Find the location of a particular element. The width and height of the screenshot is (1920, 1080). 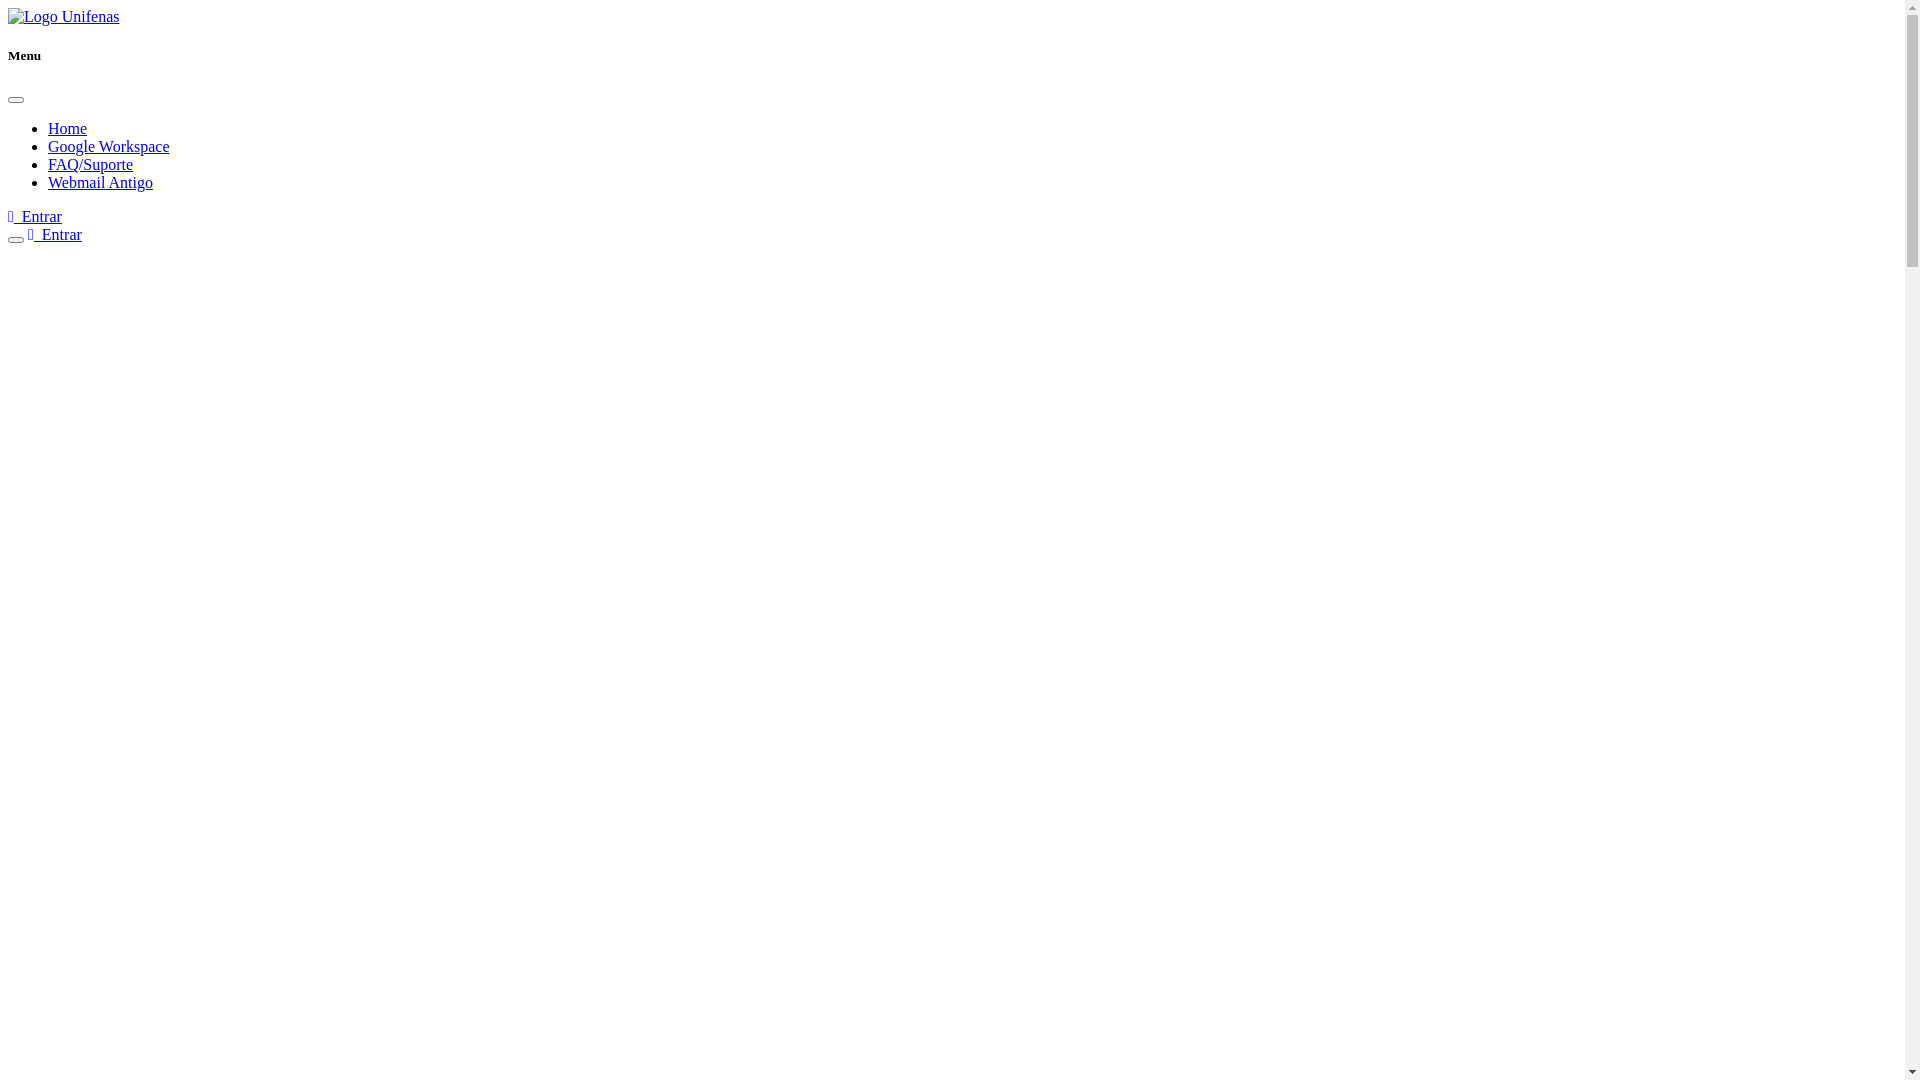

' Entrar' is located at coordinates (54, 233).